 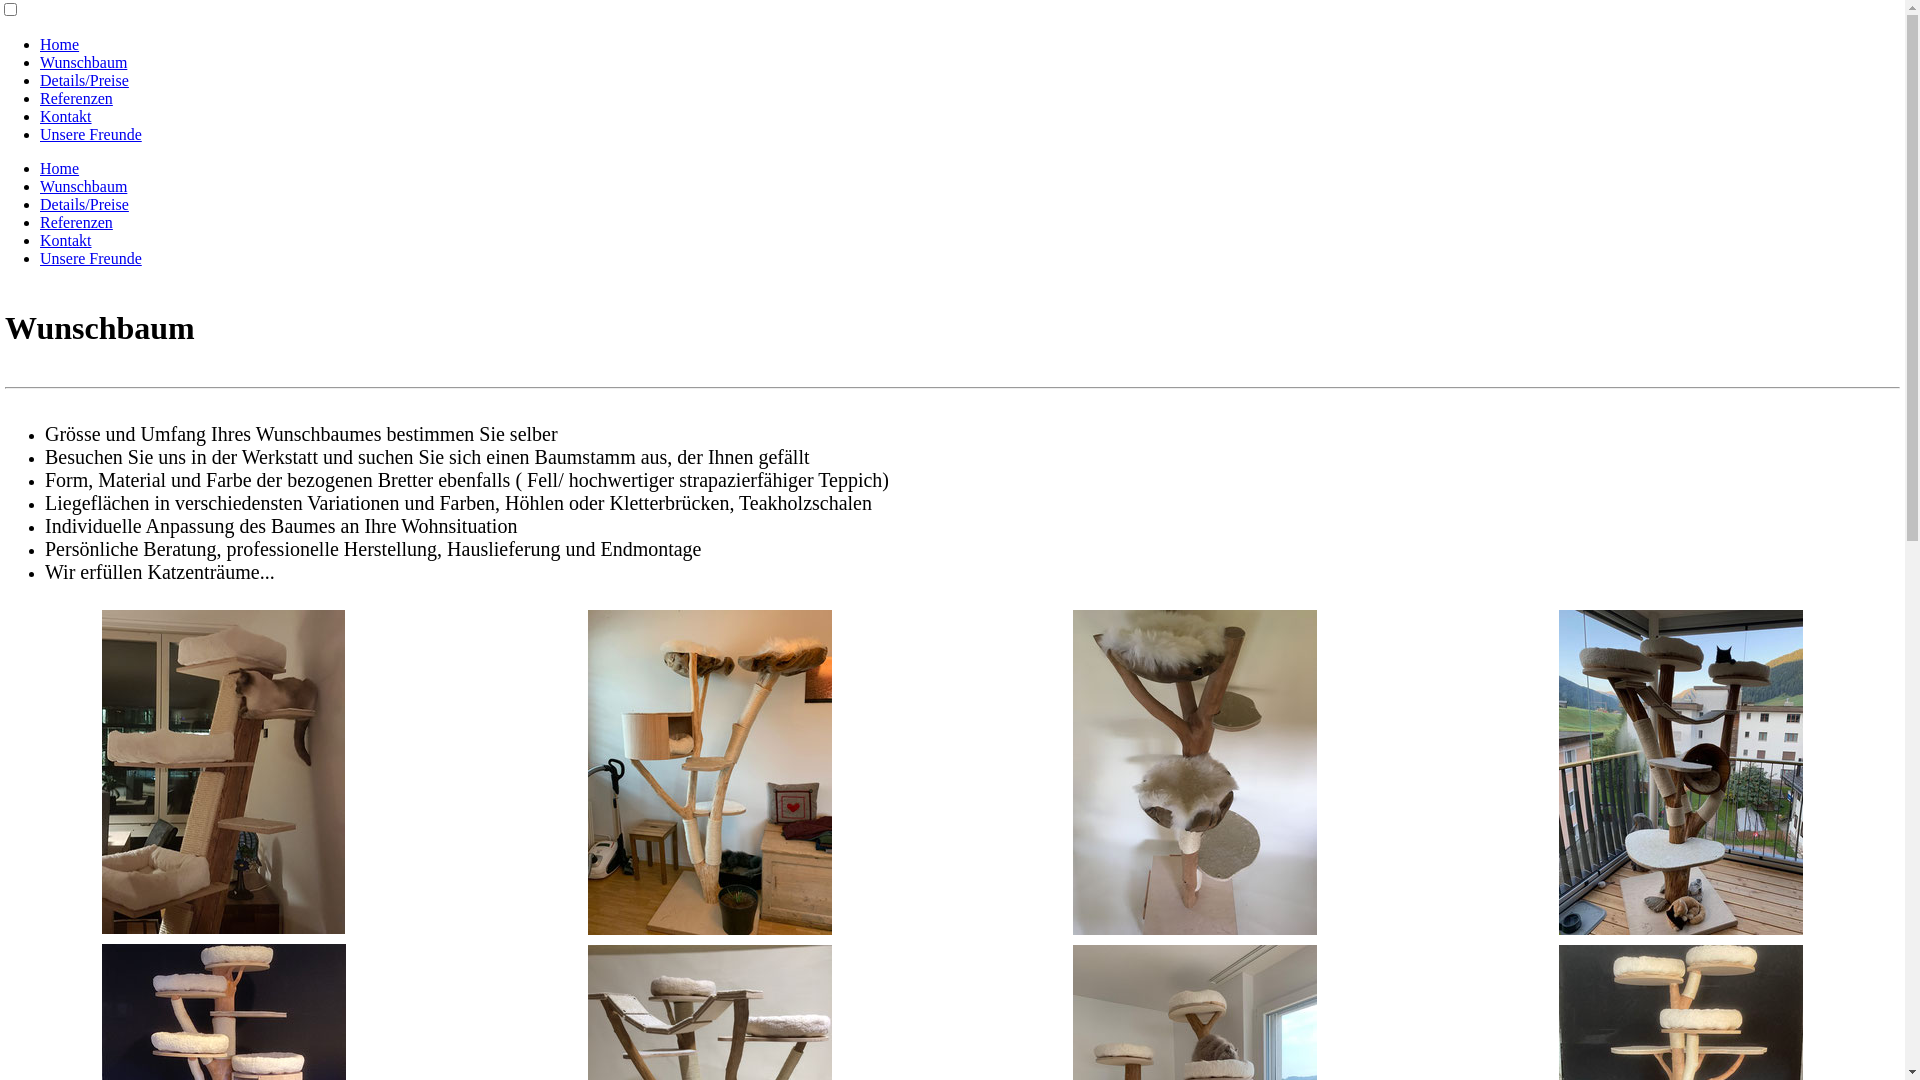 What do you see at coordinates (76, 98) in the screenshot?
I see `'Referenzen'` at bounding box center [76, 98].